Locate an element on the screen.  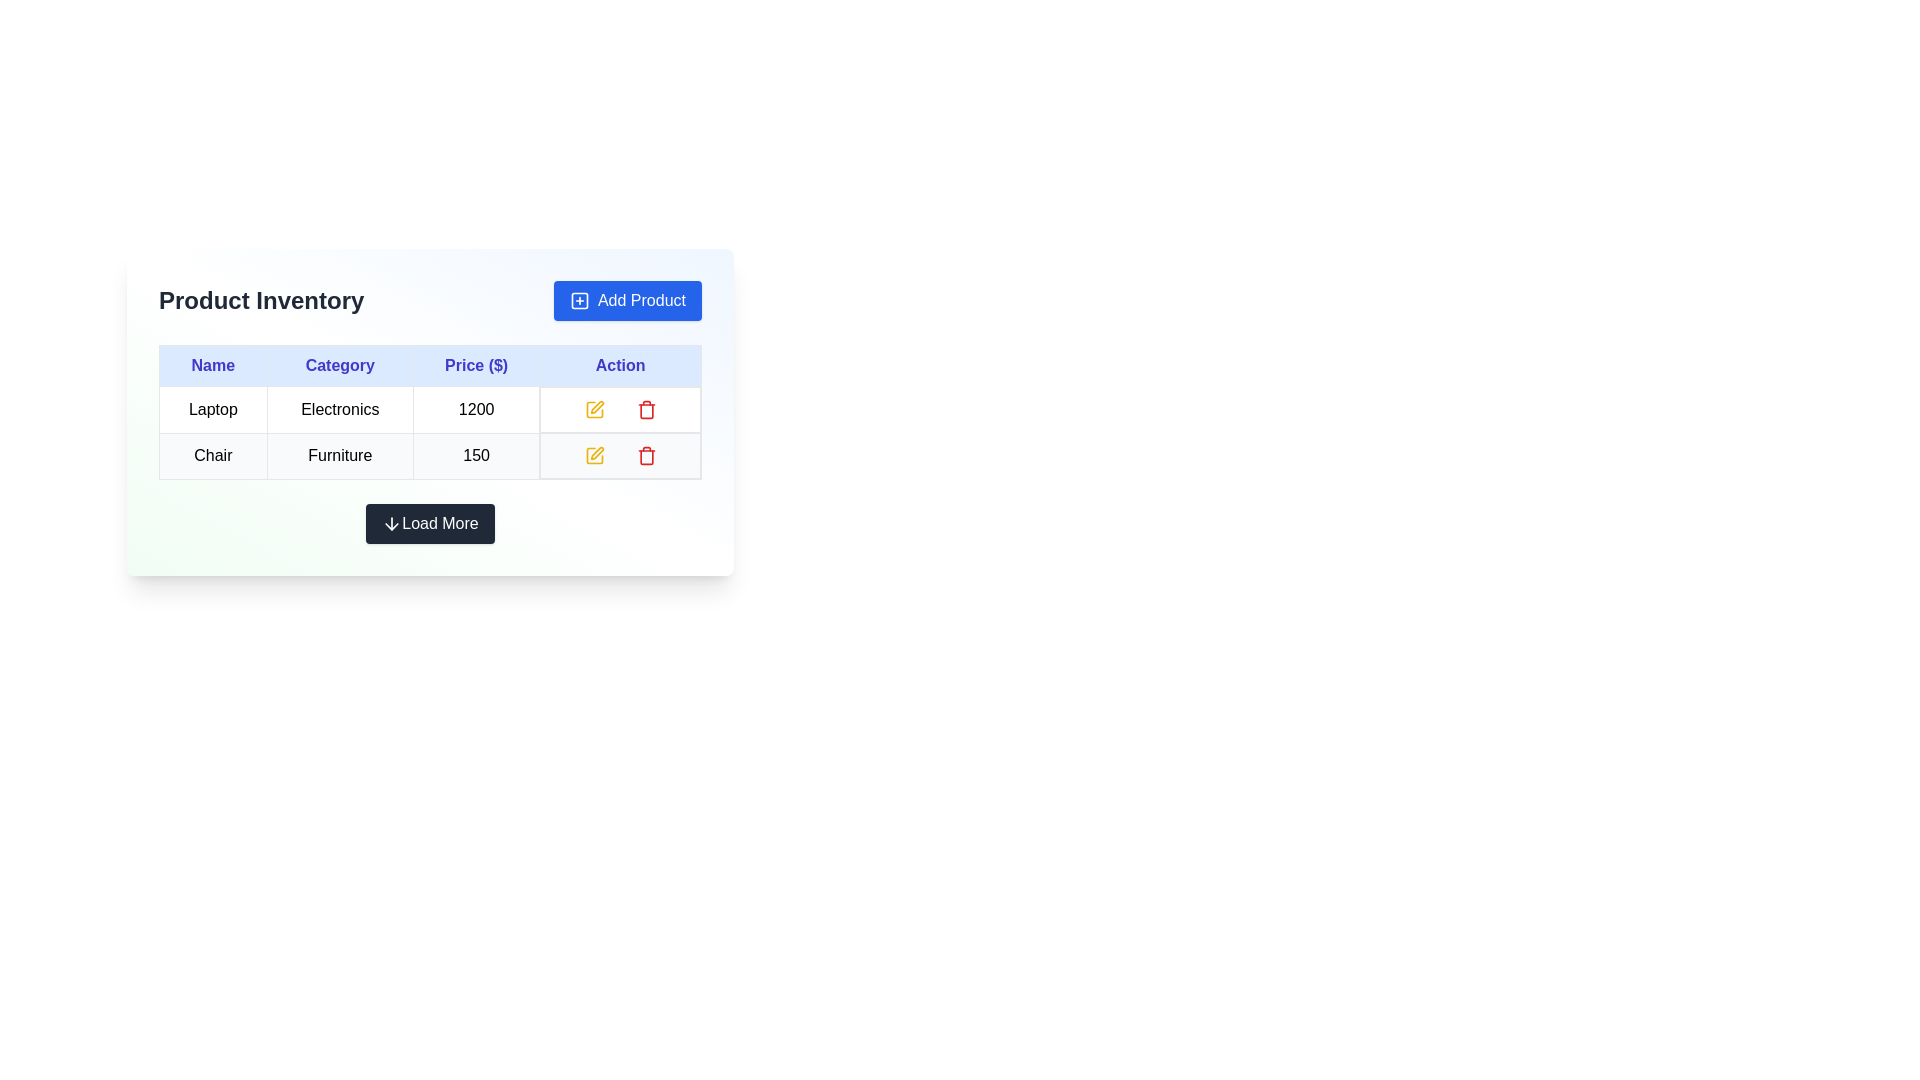
the 'Load More' button, which has a dark gray background, white text, and an arrow-down icon, located below the product listing table is located at coordinates (429, 523).